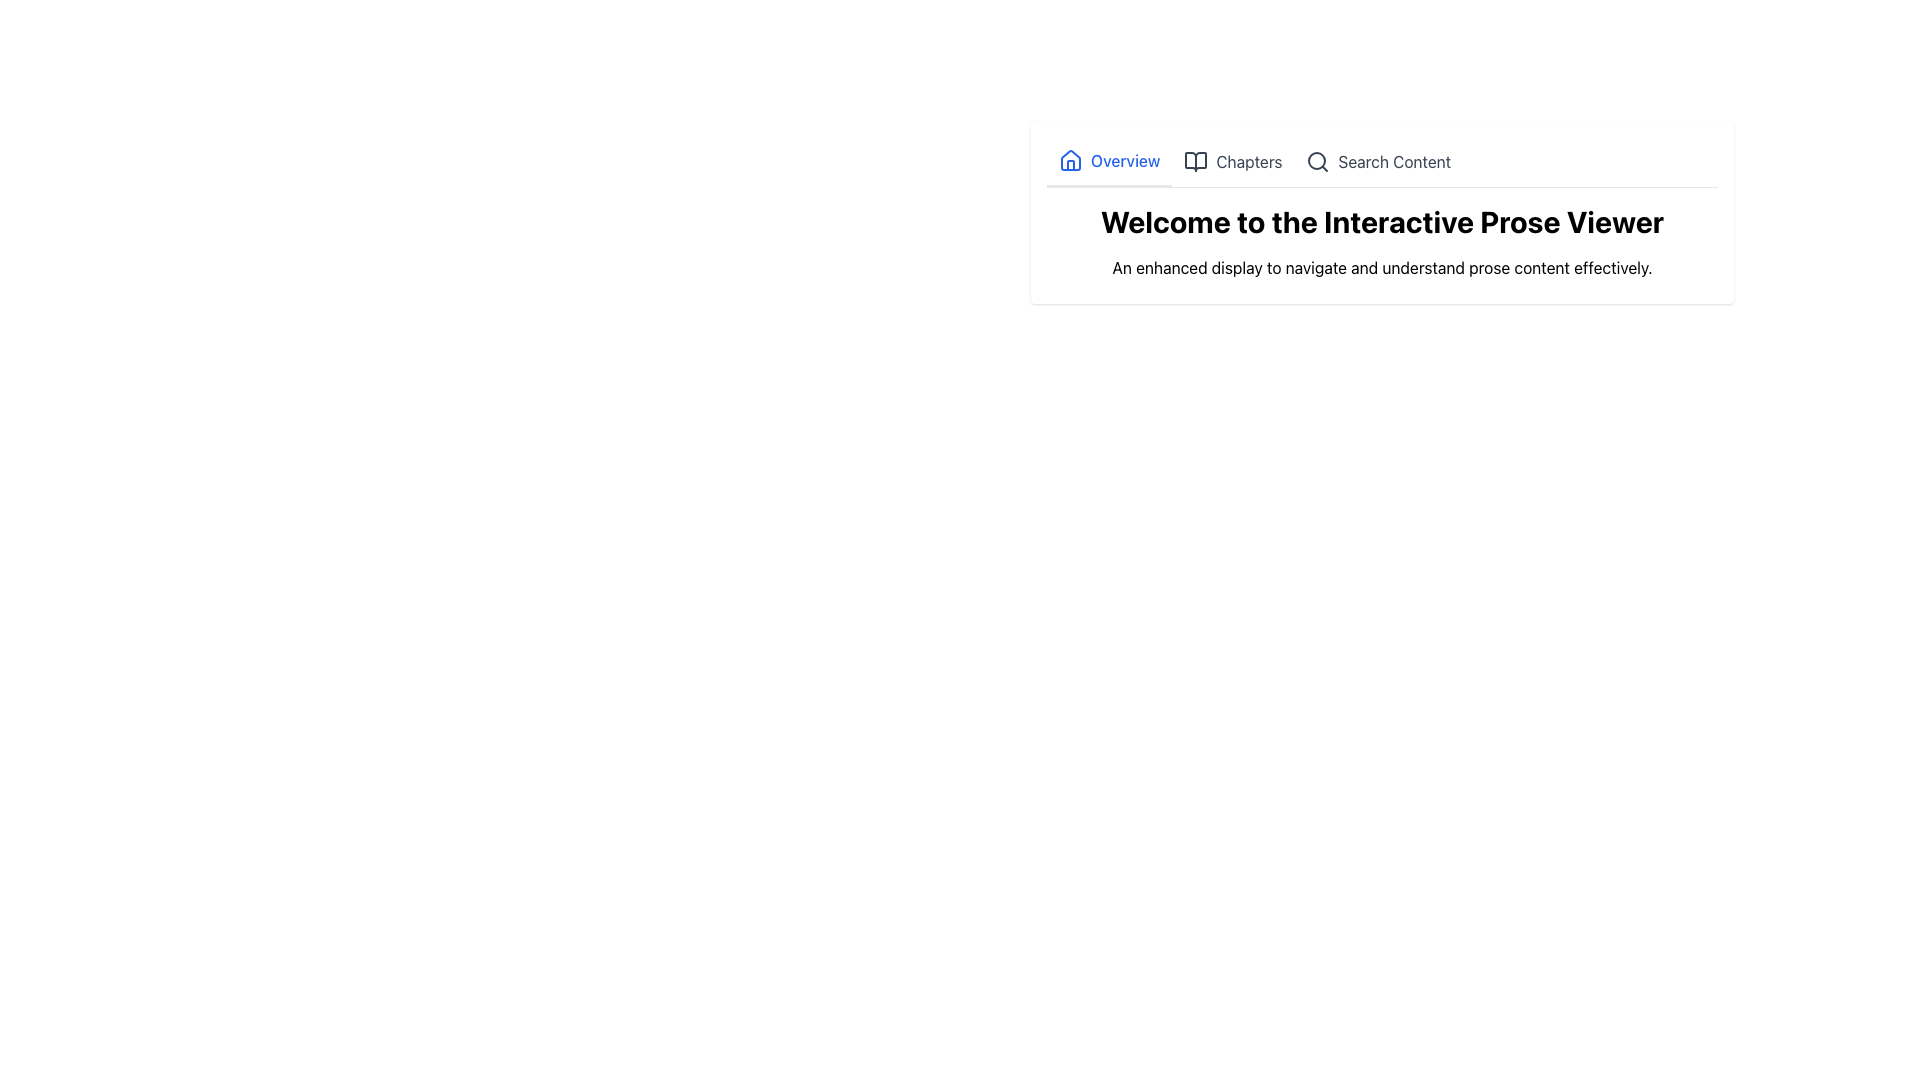  Describe the element at coordinates (1318, 161) in the screenshot. I see `the magnifying glass icon located in the top right corner of the navigation bar to initiate a search function` at that location.